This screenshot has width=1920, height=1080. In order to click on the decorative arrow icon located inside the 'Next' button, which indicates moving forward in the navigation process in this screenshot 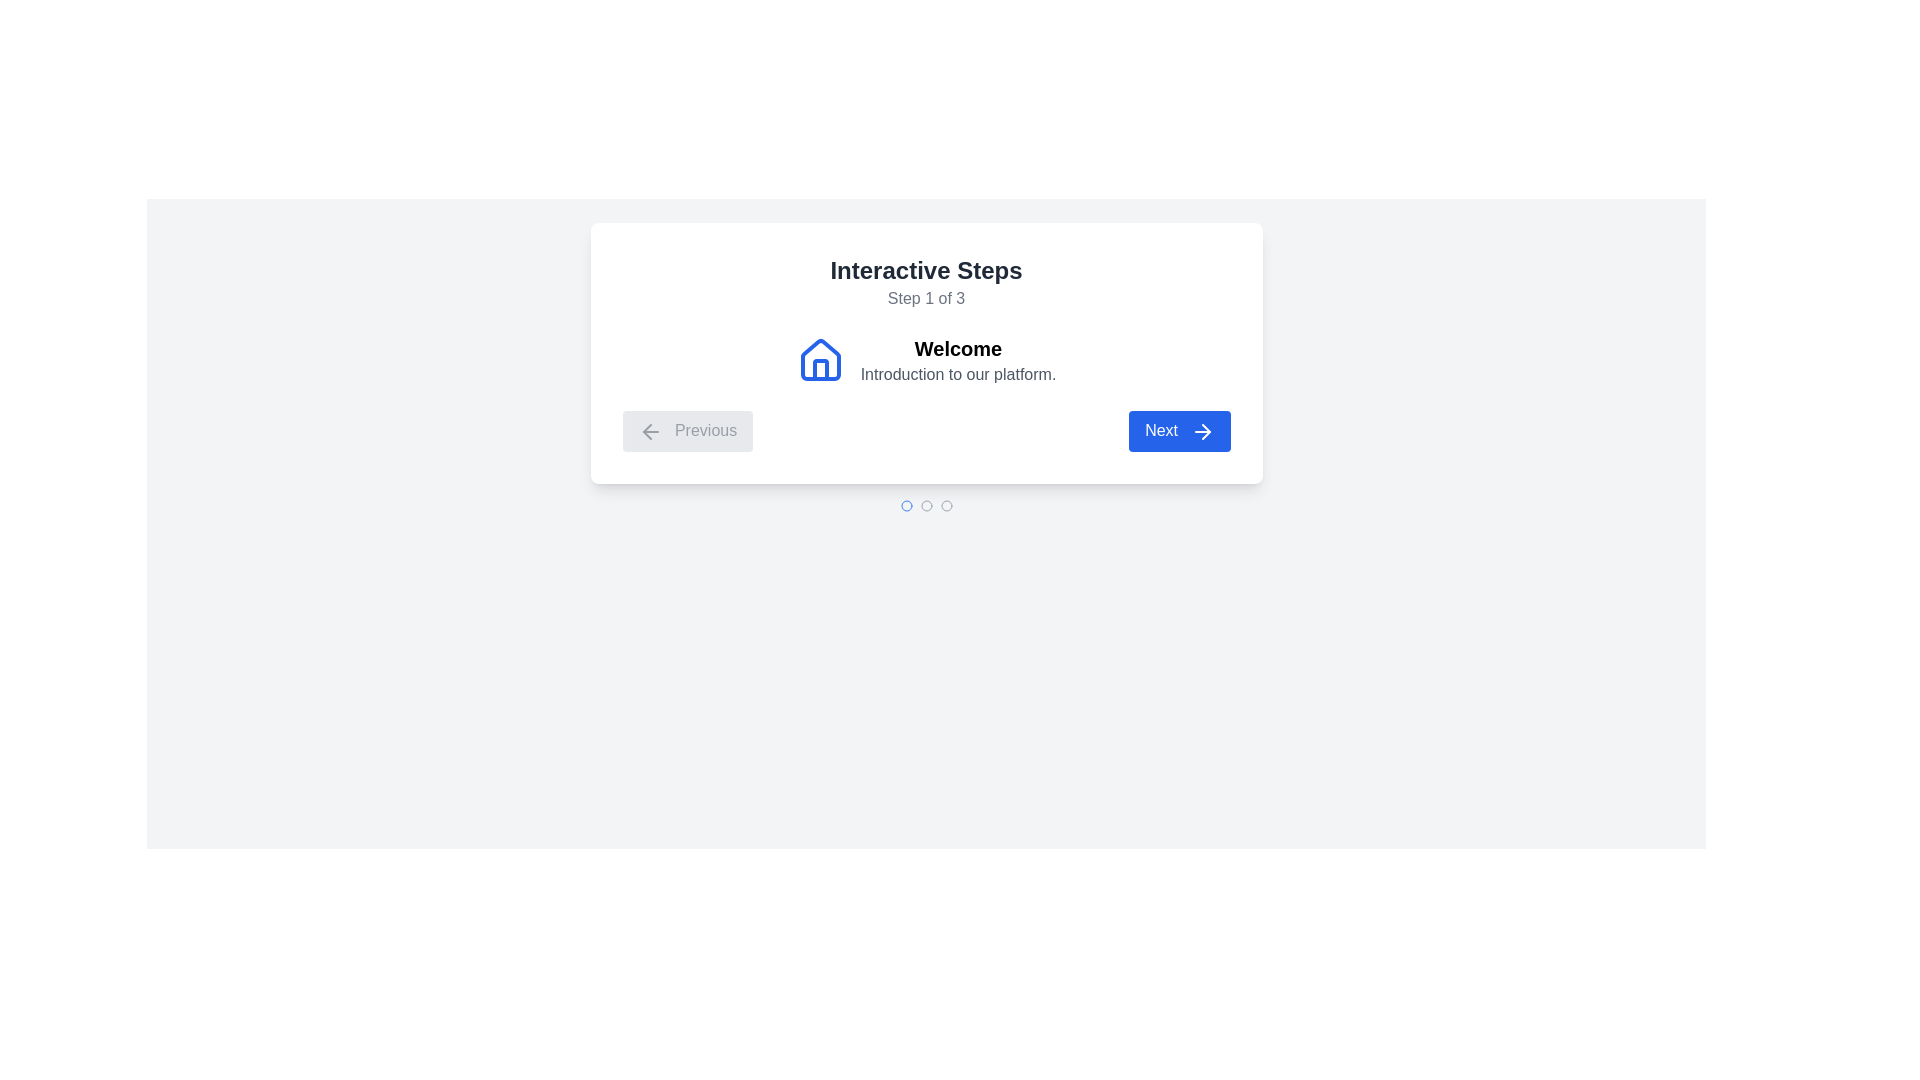, I will do `click(1204, 430)`.